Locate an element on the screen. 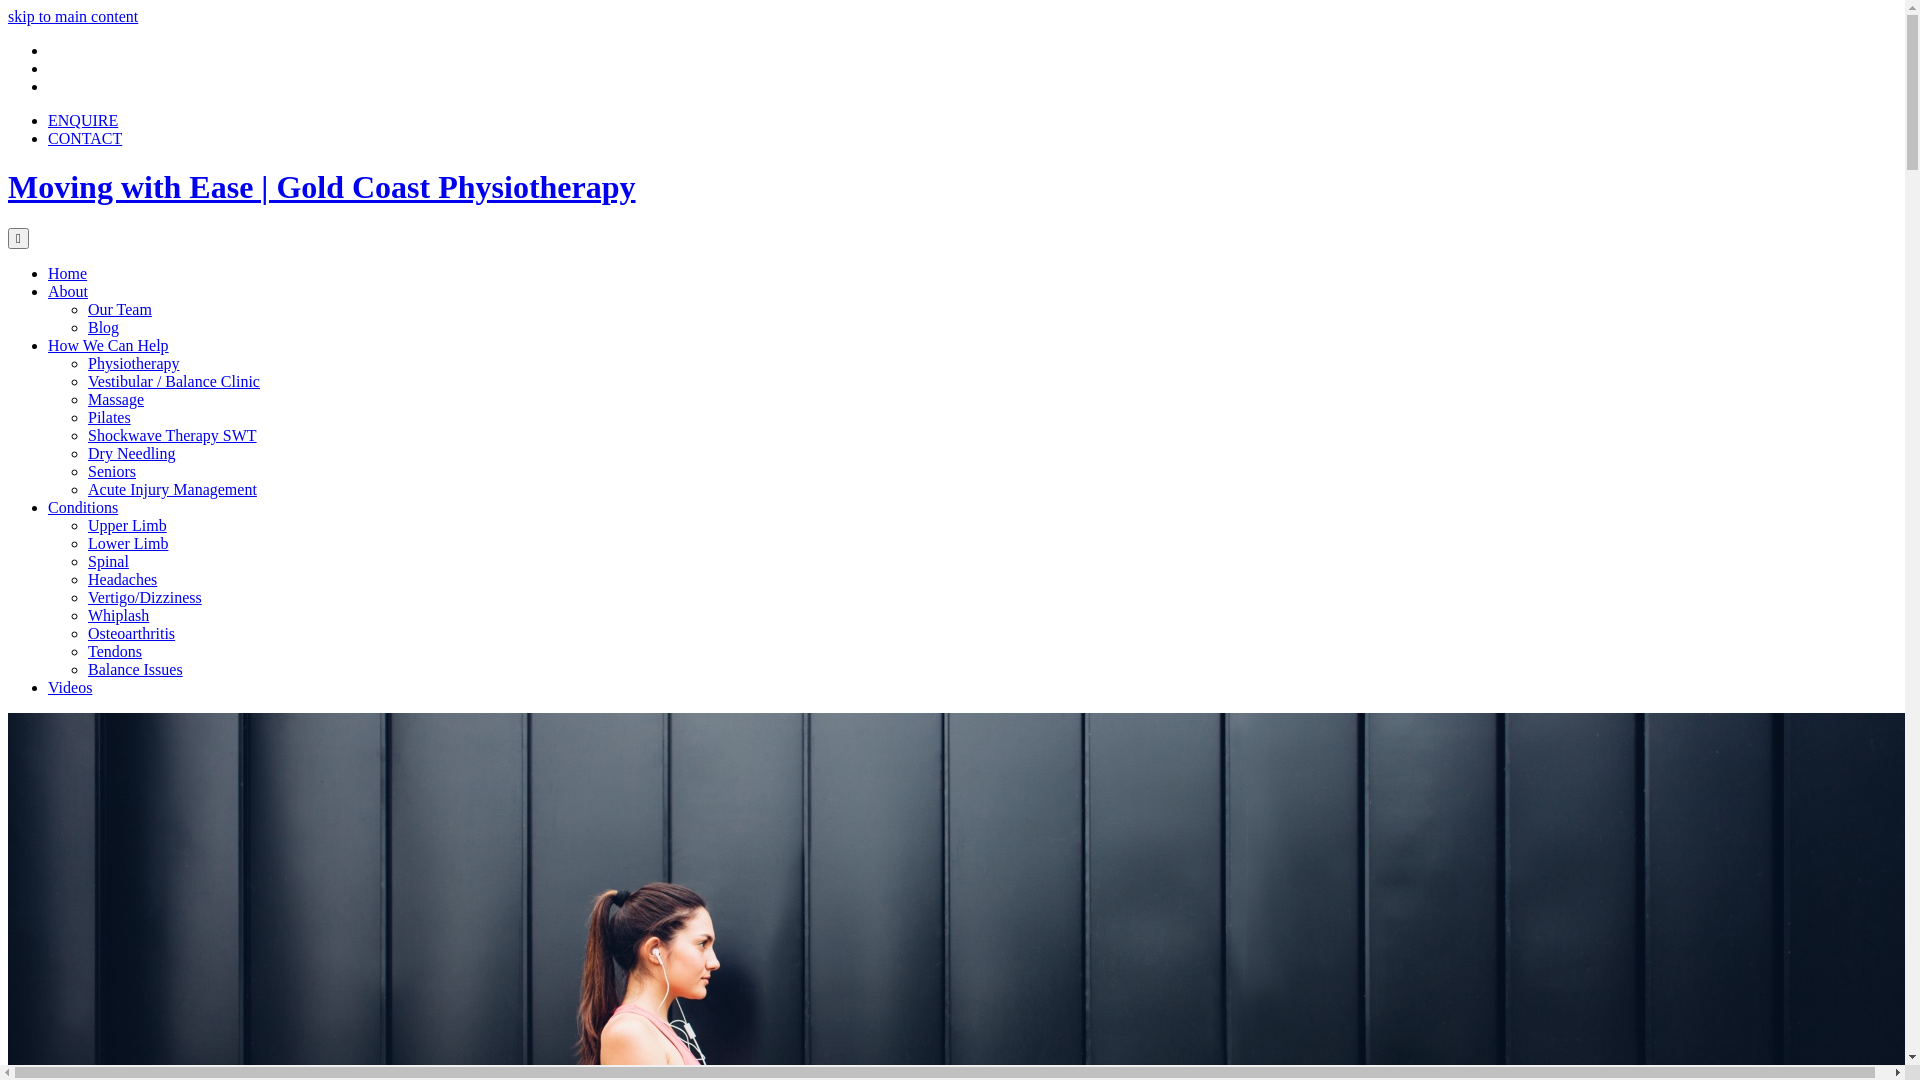 The width and height of the screenshot is (1920, 1080). 'Massage' is located at coordinates (114, 399).